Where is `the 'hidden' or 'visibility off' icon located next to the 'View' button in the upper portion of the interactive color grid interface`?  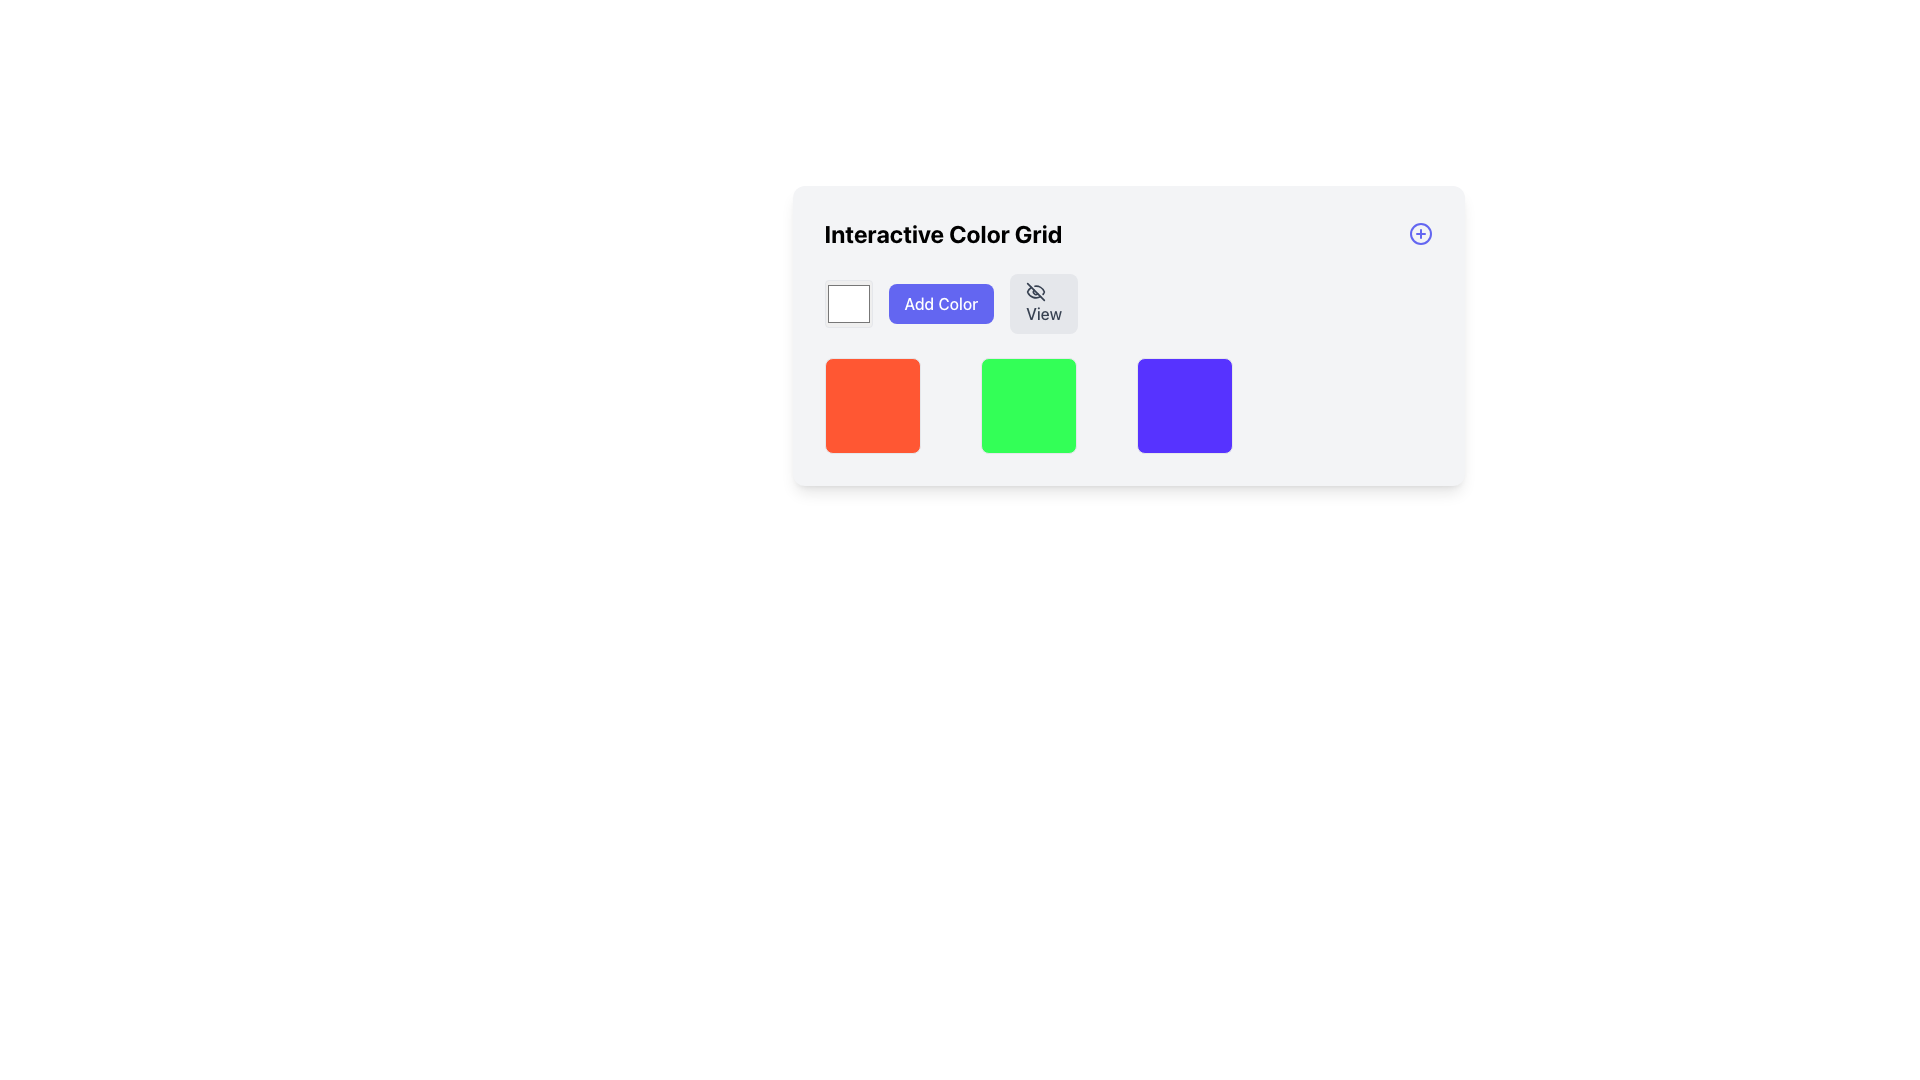
the 'hidden' or 'visibility off' icon located next to the 'View' button in the upper portion of the interactive color grid interface is located at coordinates (1036, 292).